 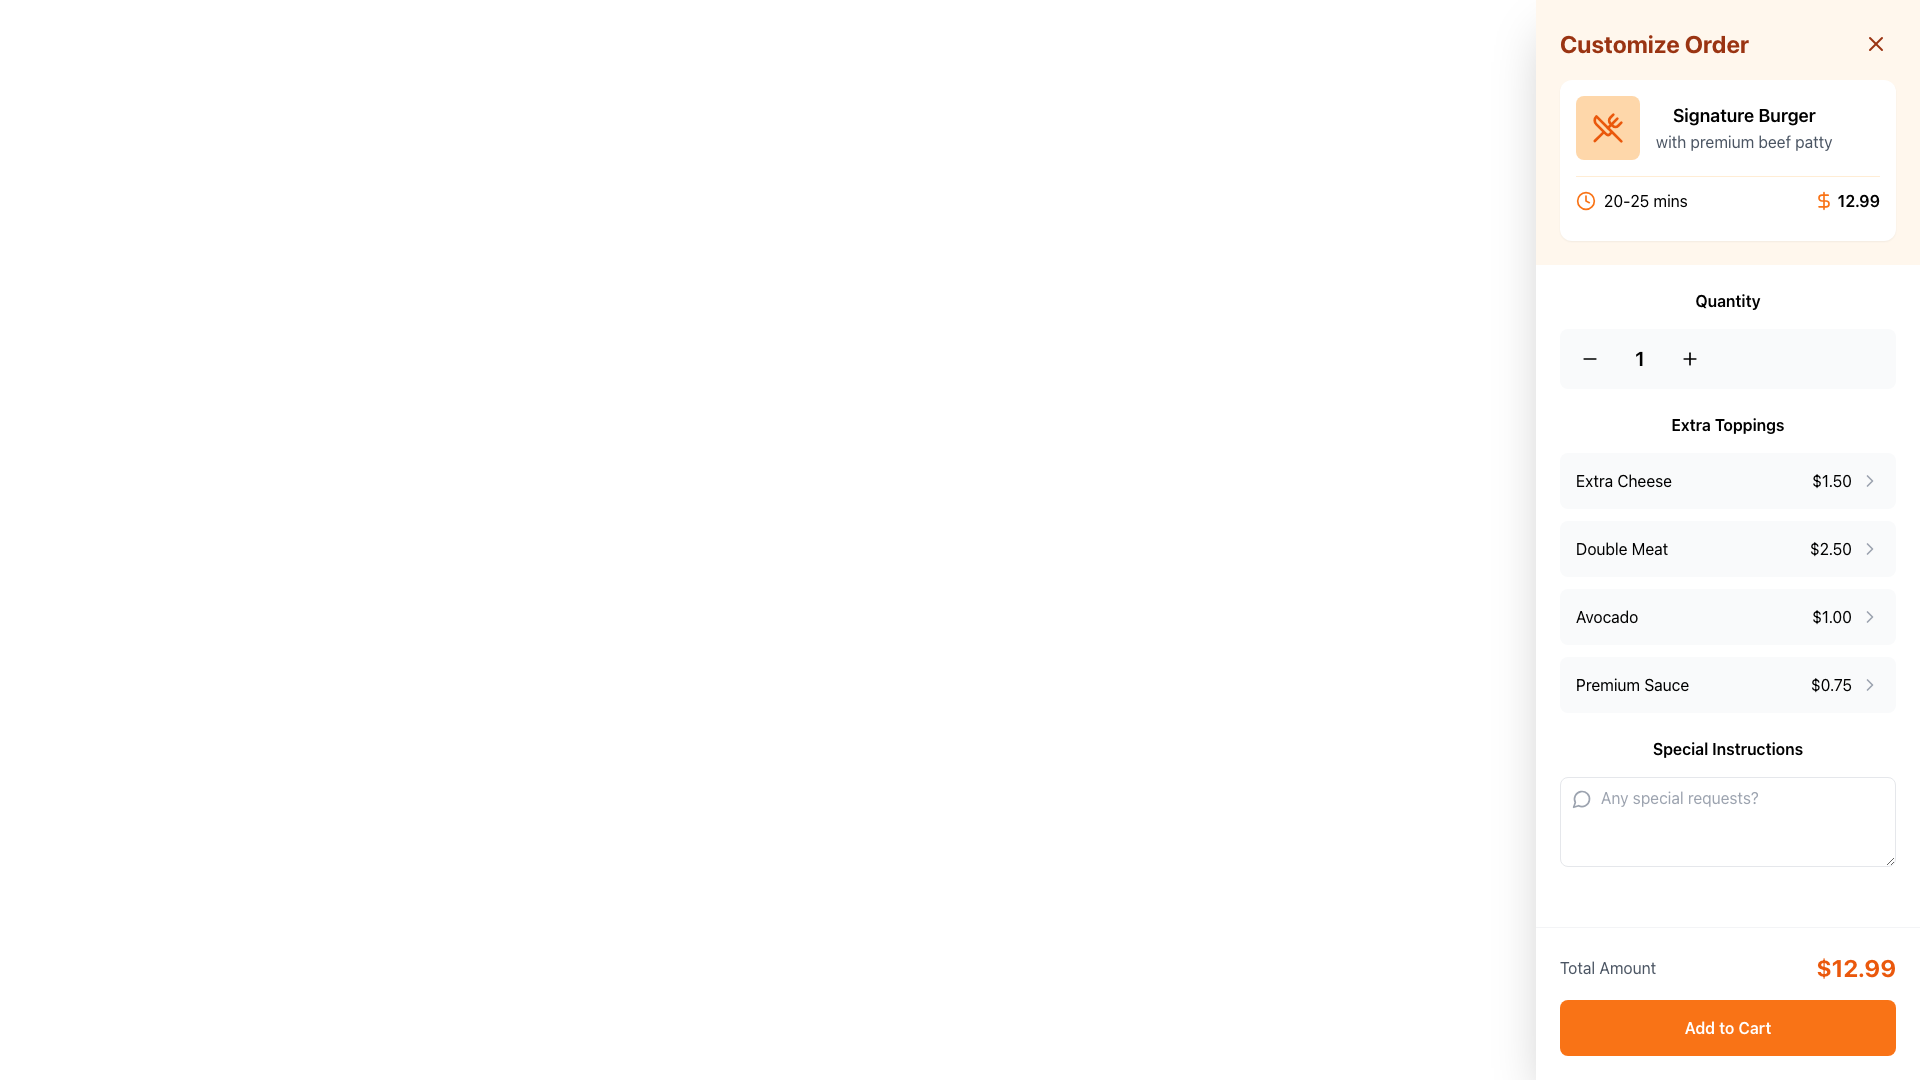 What do you see at coordinates (1607, 616) in the screenshot?
I see `the text label displaying 'Avocado' in the 'Extra Toppings' section` at bounding box center [1607, 616].